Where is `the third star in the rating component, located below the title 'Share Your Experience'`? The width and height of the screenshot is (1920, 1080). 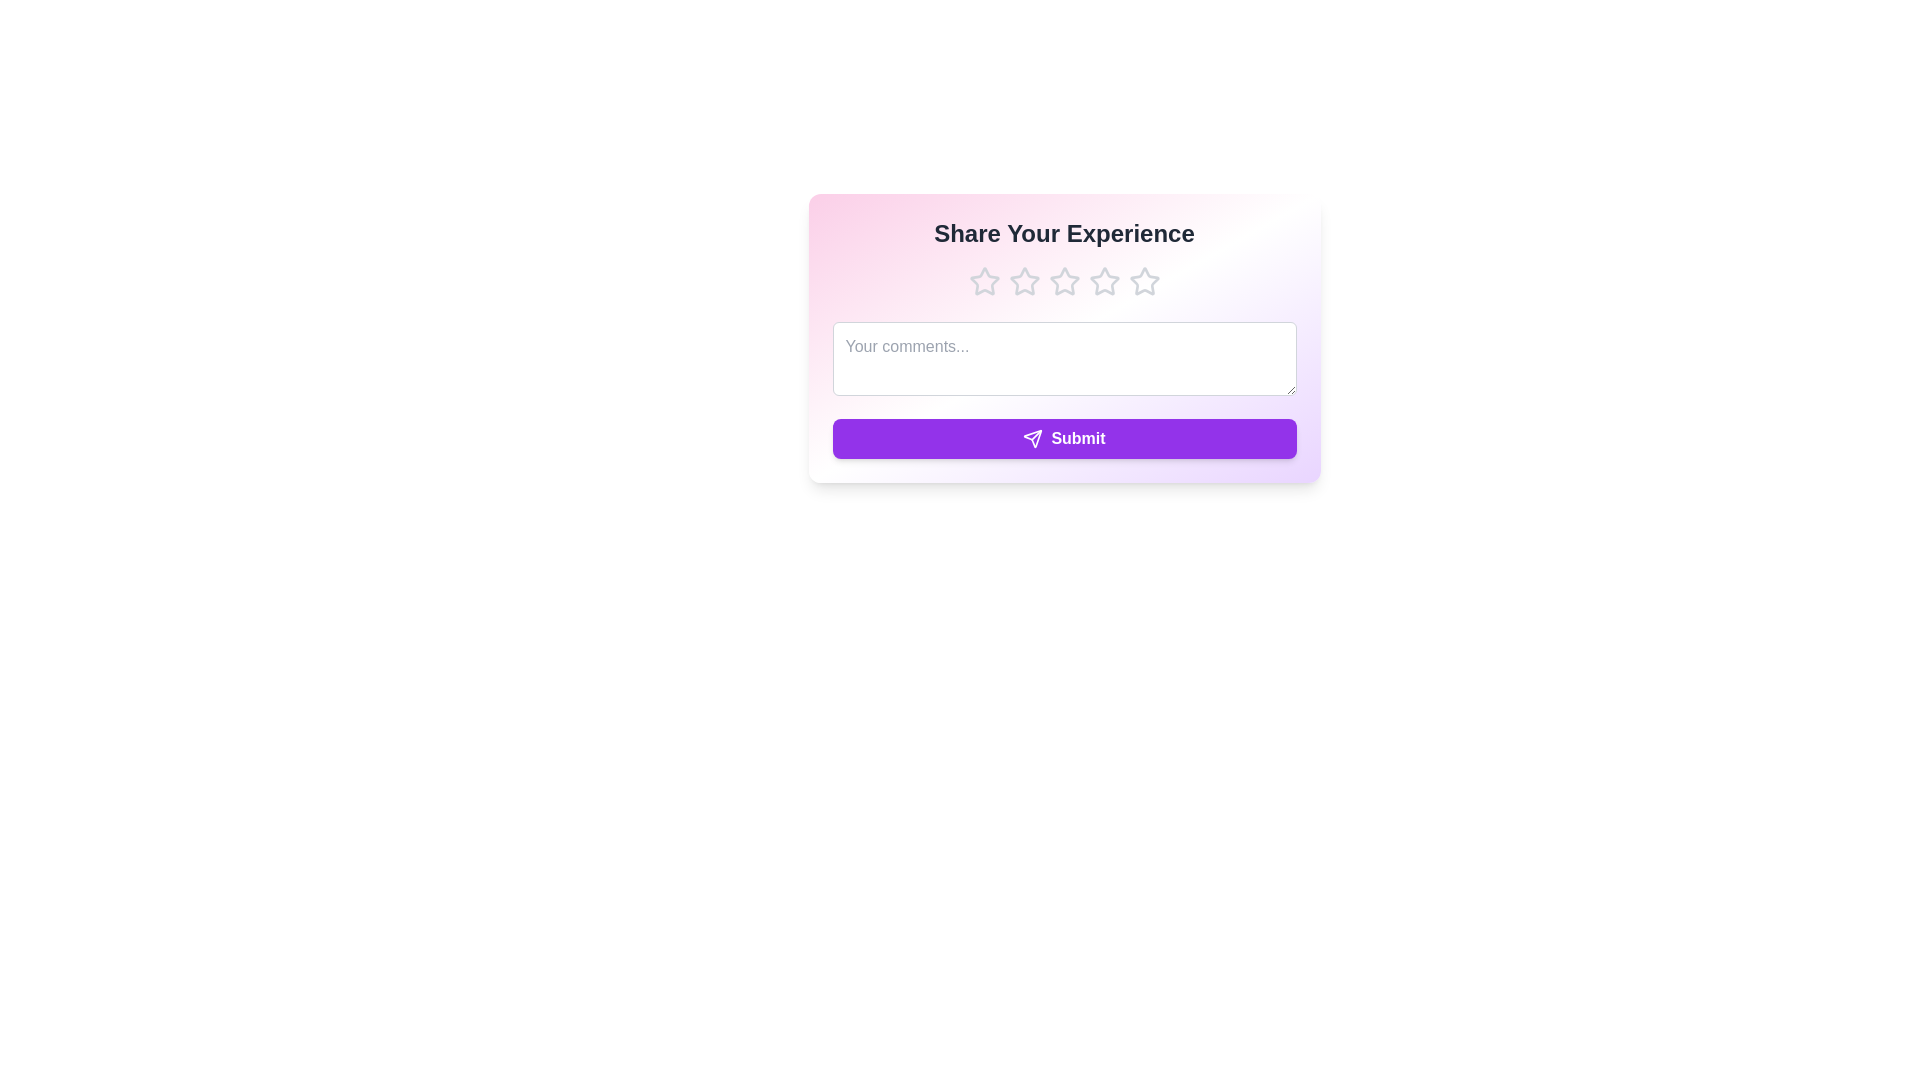 the third star in the rating component, located below the title 'Share Your Experience' is located at coordinates (1063, 281).